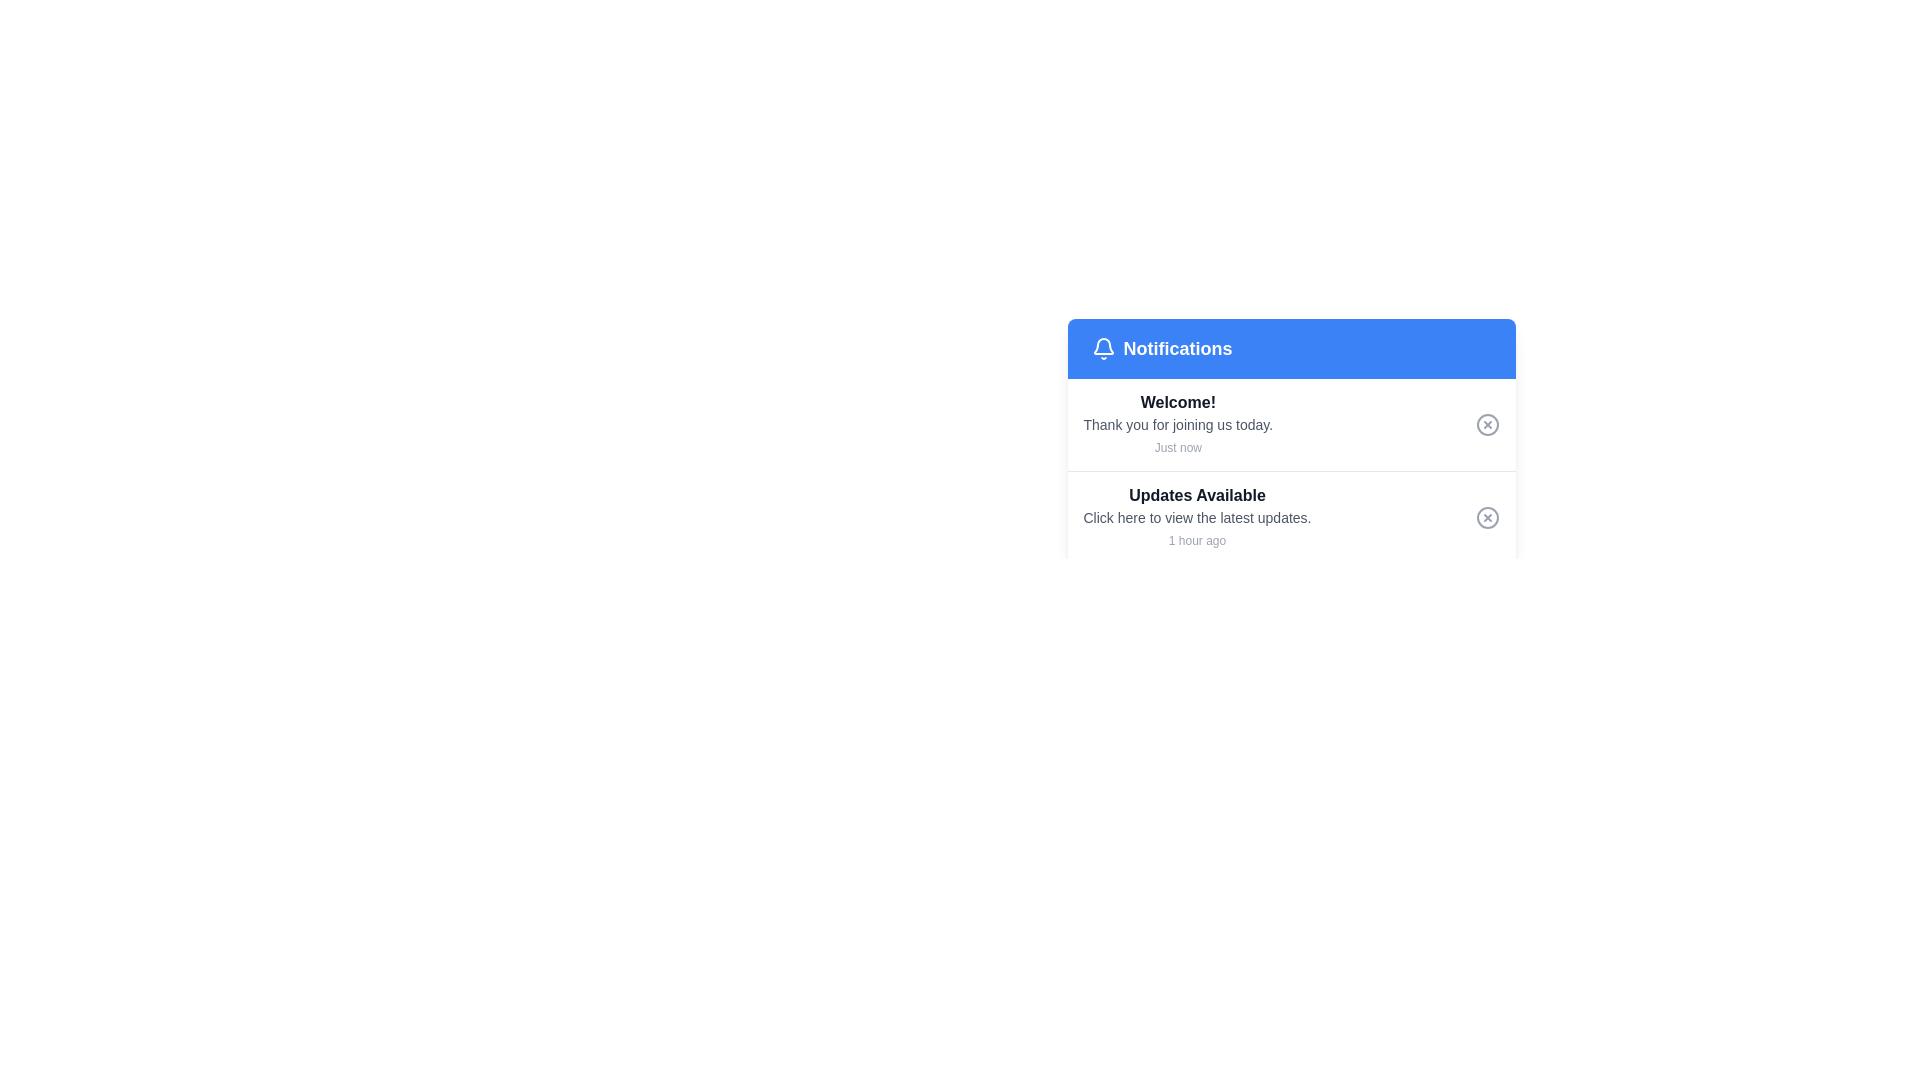 The height and width of the screenshot is (1080, 1920). Describe the element at coordinates (1487, 516) in the screenshot. I see `the circular SVG element with a blue border, part of the crossed-out circle icon, located to the far right of the 'Updates Available' notification in the sidebar interface` at that location.